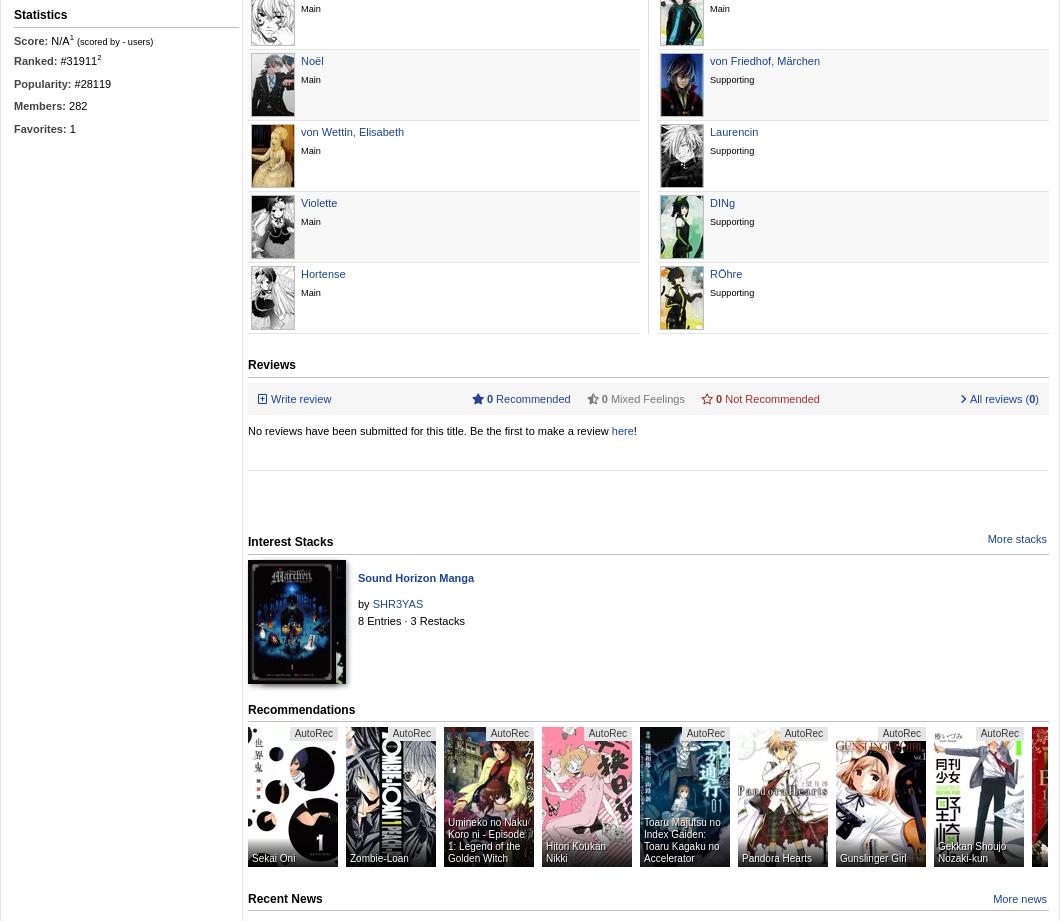 This screenshot has height=921, width=1060. Describe the element at coordinates (966, 397) in the screenshot. I see `'All reviews ('` at that location.